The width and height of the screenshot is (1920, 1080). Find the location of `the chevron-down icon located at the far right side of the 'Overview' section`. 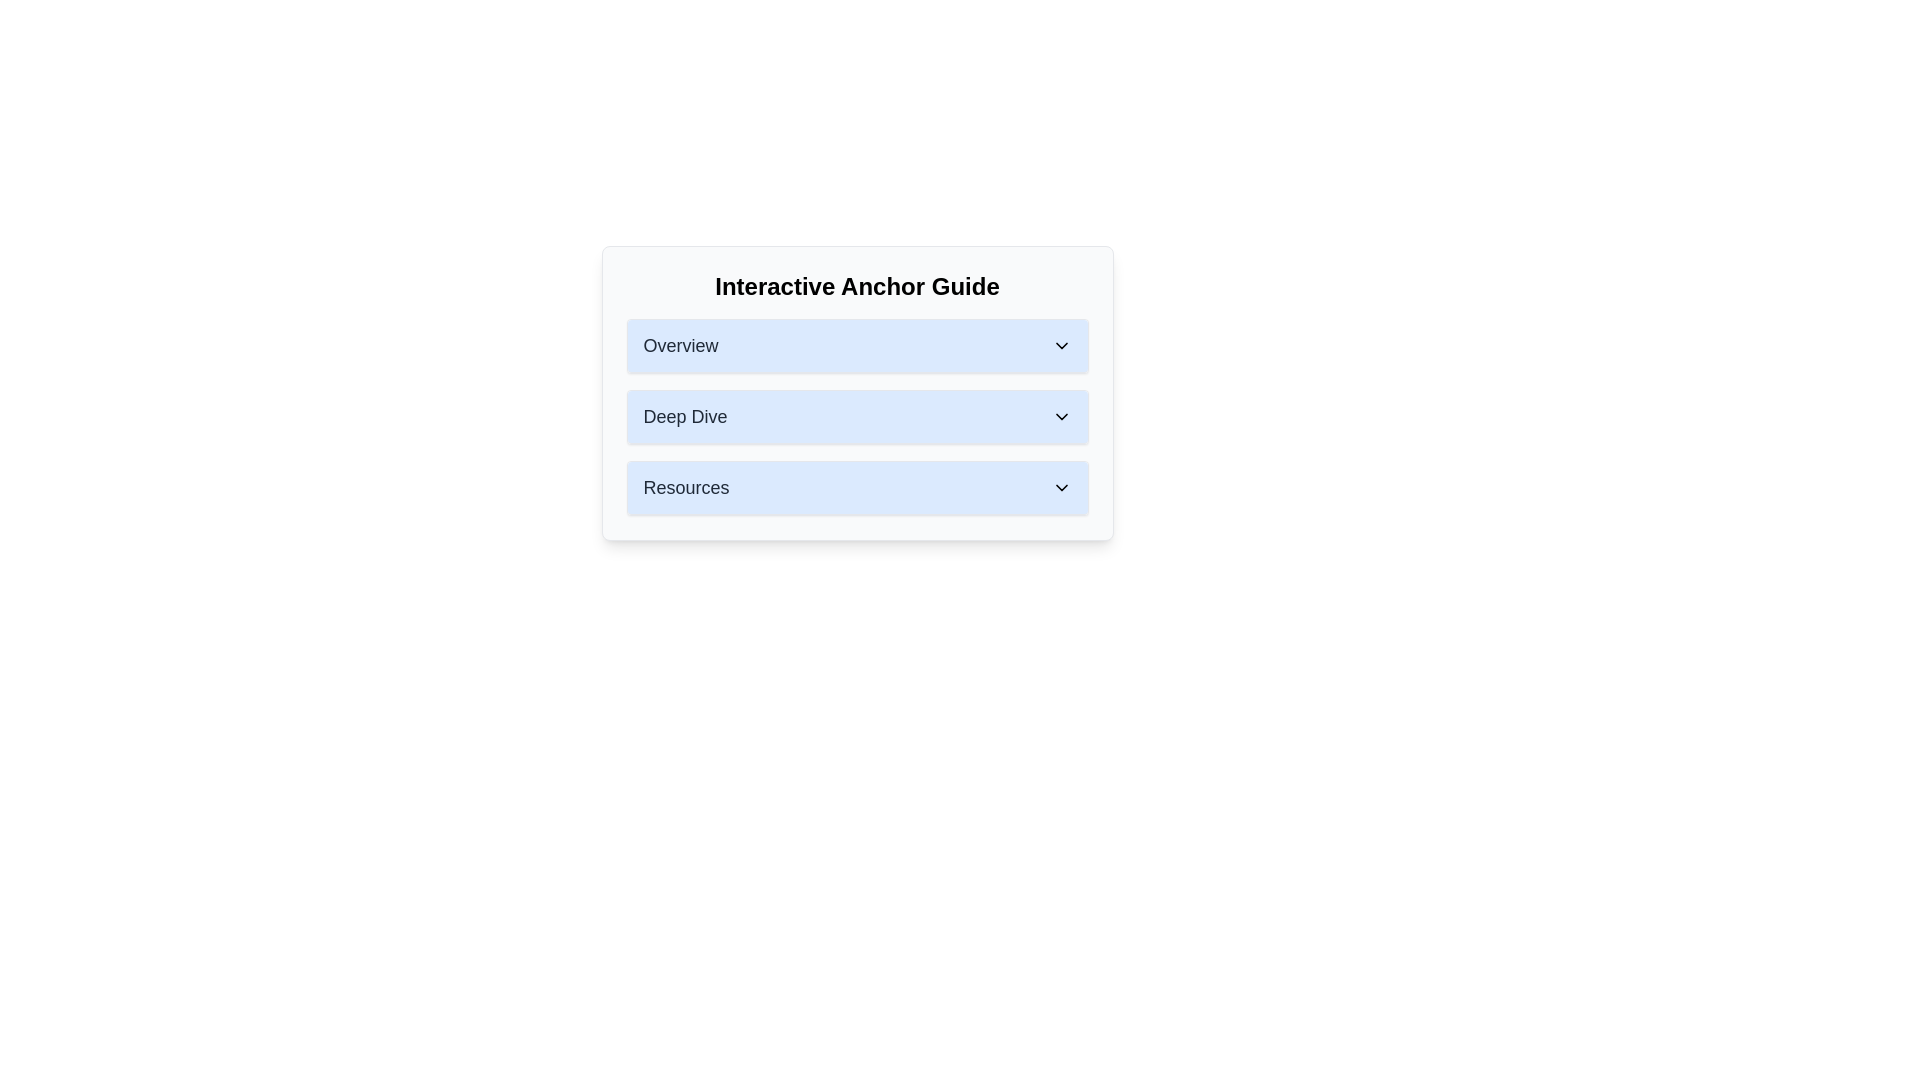

the chevron-down icon located at the far right side of the 'Overview' section is located at coordinates (1060, 345).